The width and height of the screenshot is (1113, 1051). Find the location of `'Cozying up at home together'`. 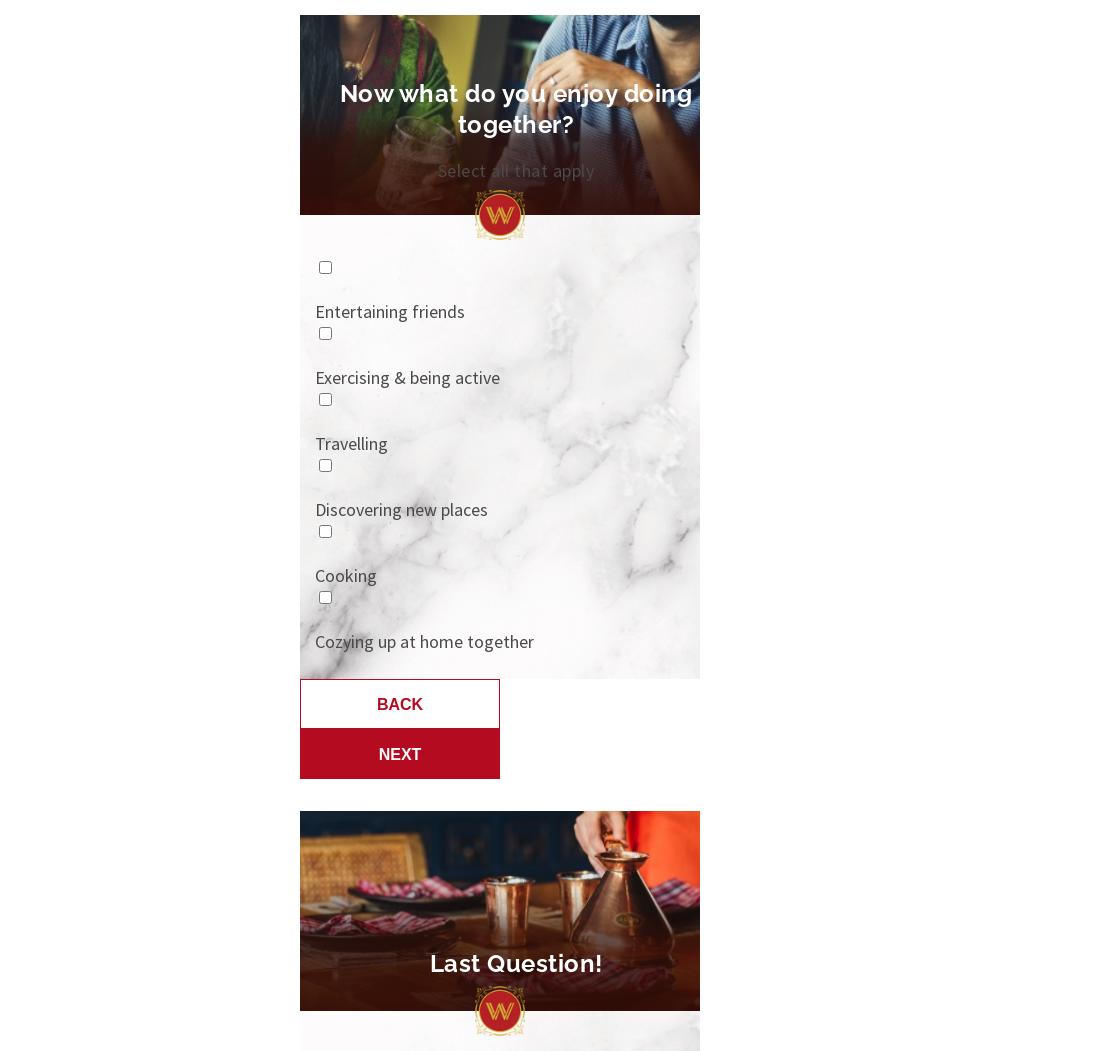

'Cozying up at home together' is located at coordinates (423, 640).